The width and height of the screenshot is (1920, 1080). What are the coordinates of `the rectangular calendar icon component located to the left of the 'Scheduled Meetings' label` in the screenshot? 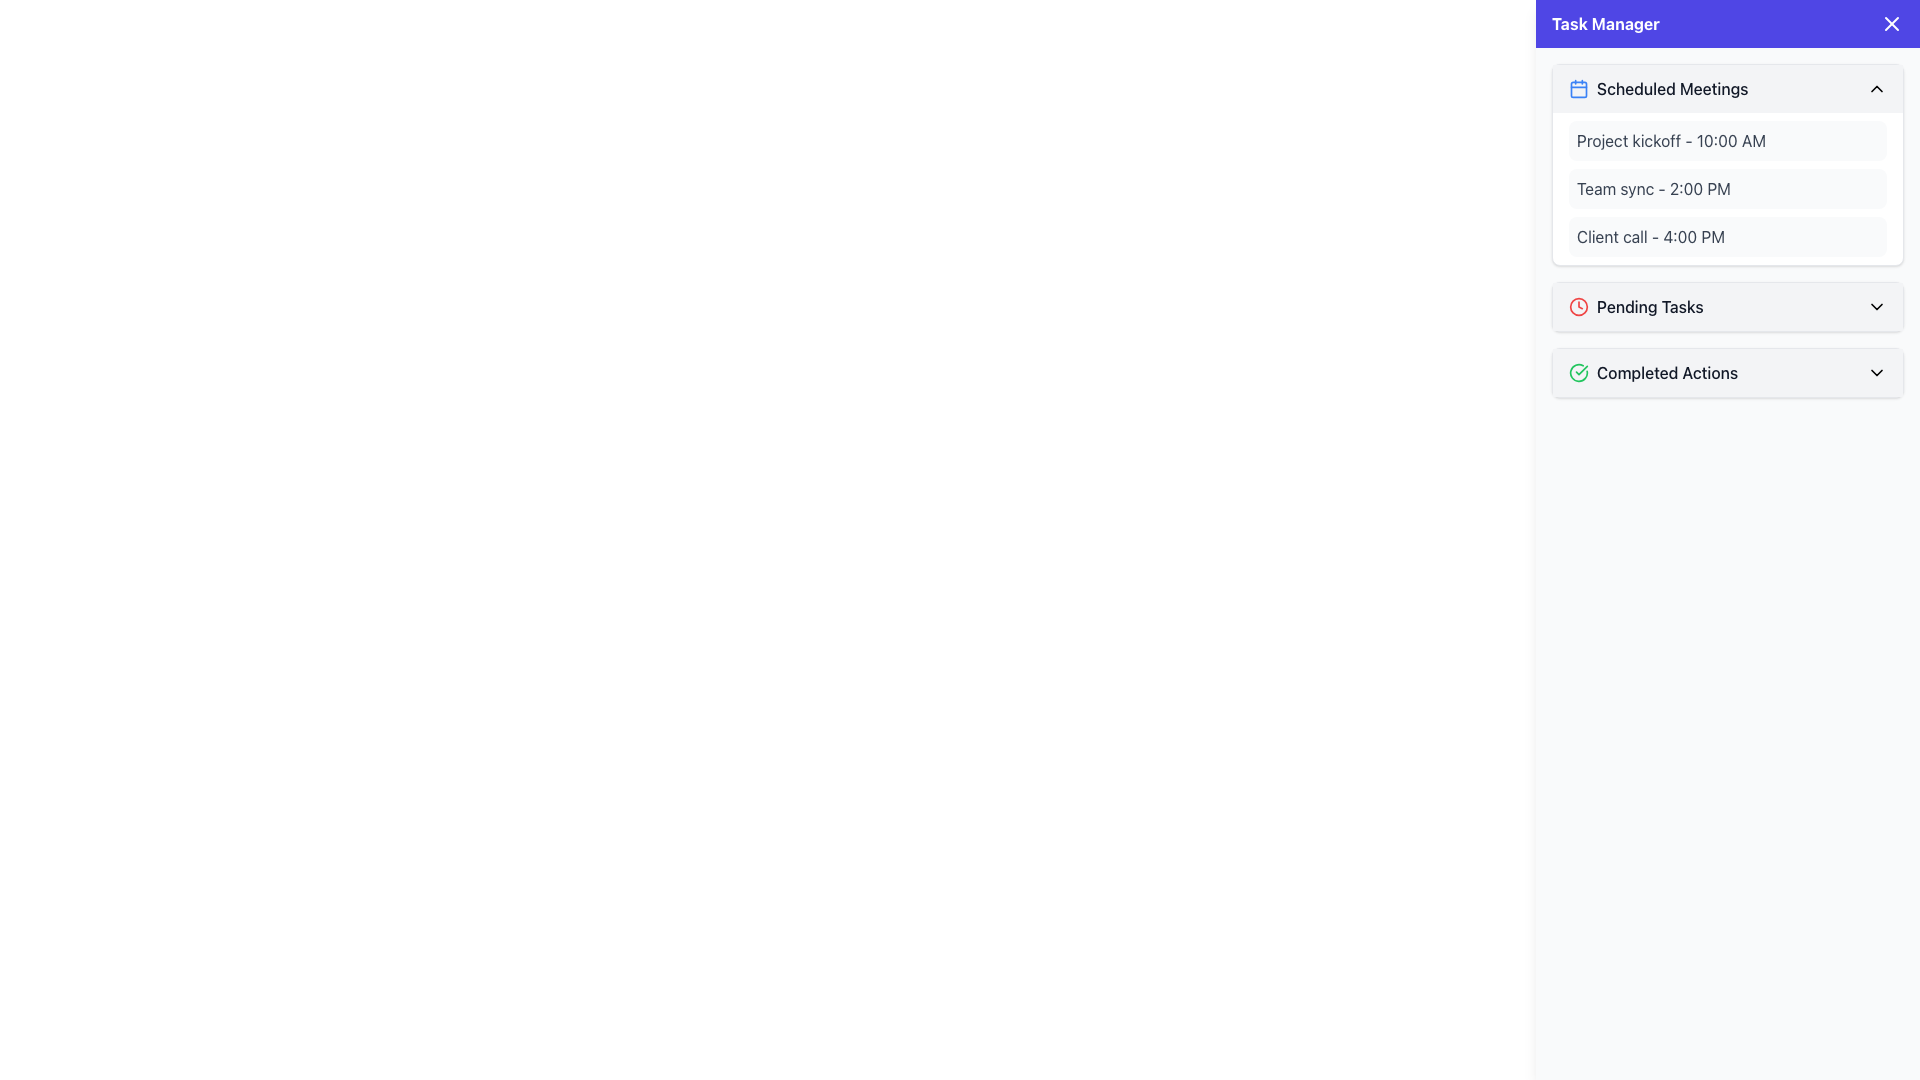 It's located at (1578, 87).